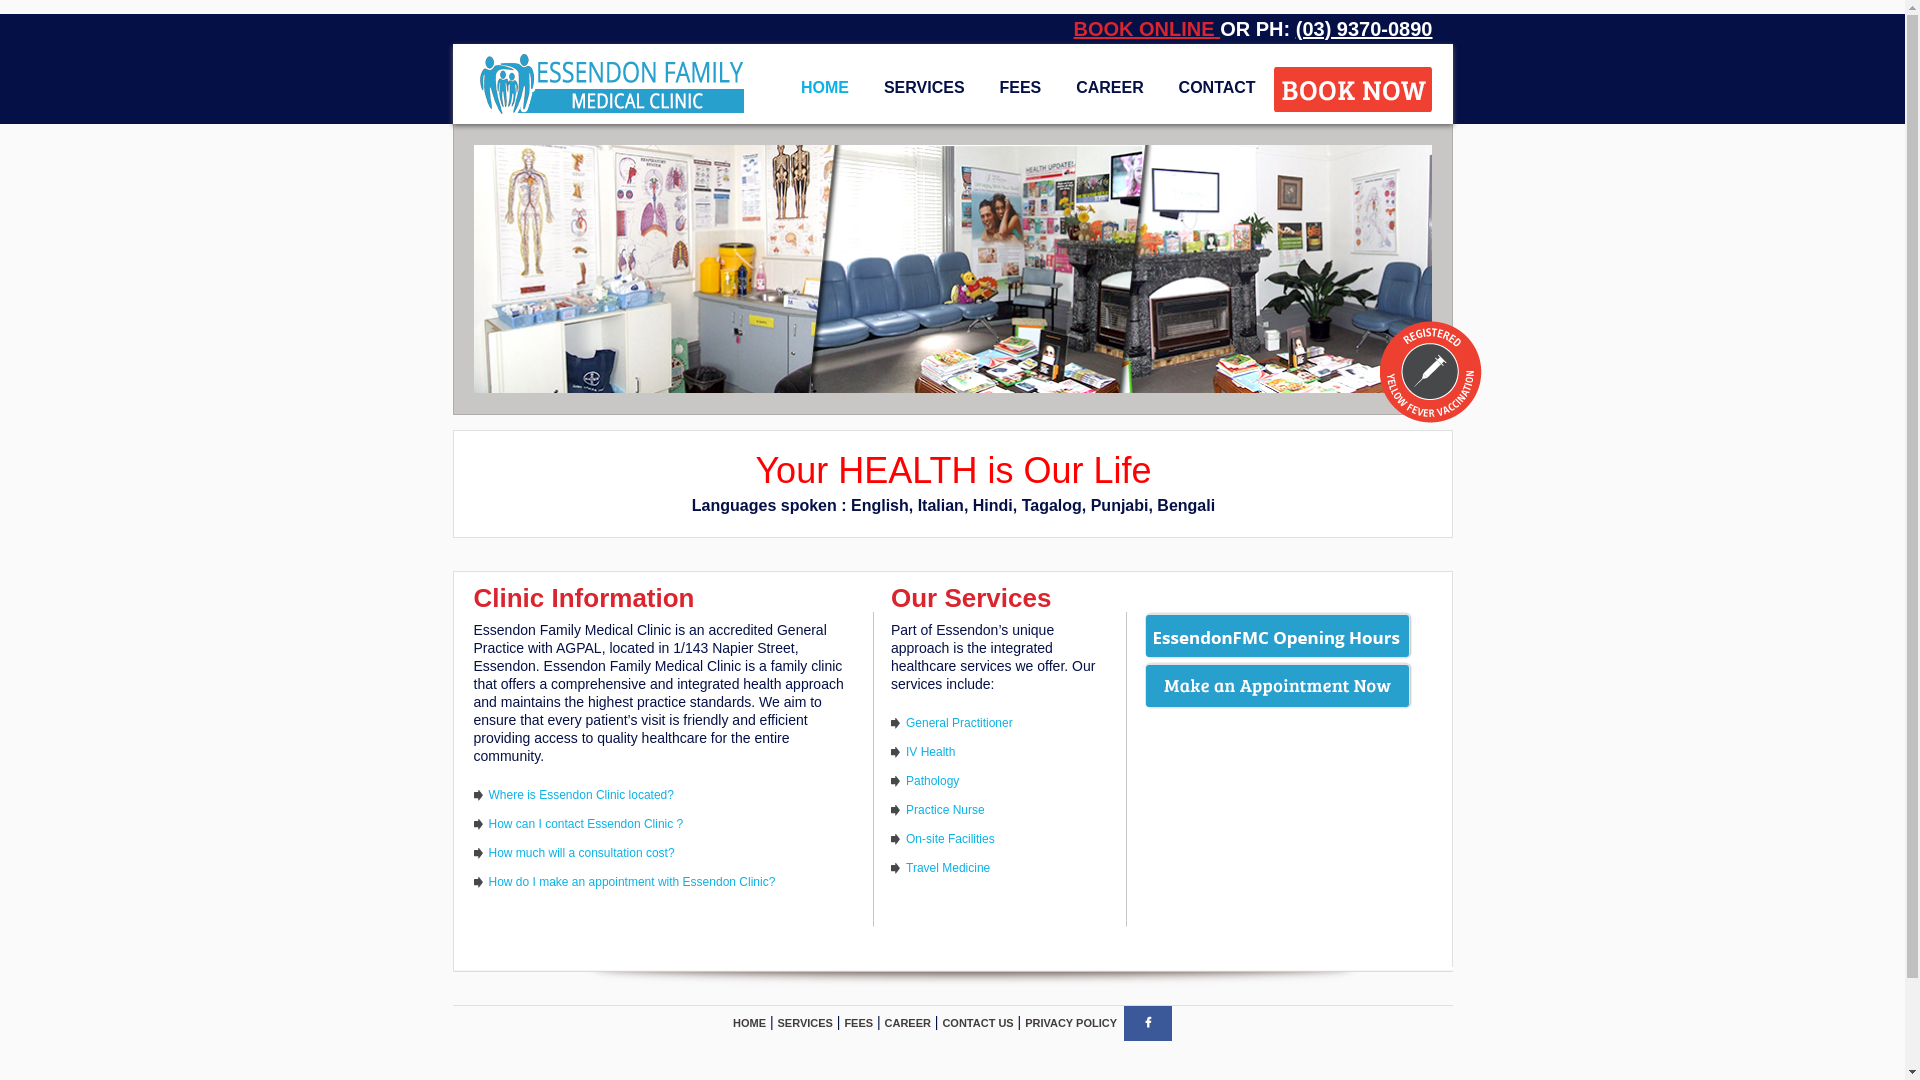  I want to click on 'CAREER', so click(883, 1022).